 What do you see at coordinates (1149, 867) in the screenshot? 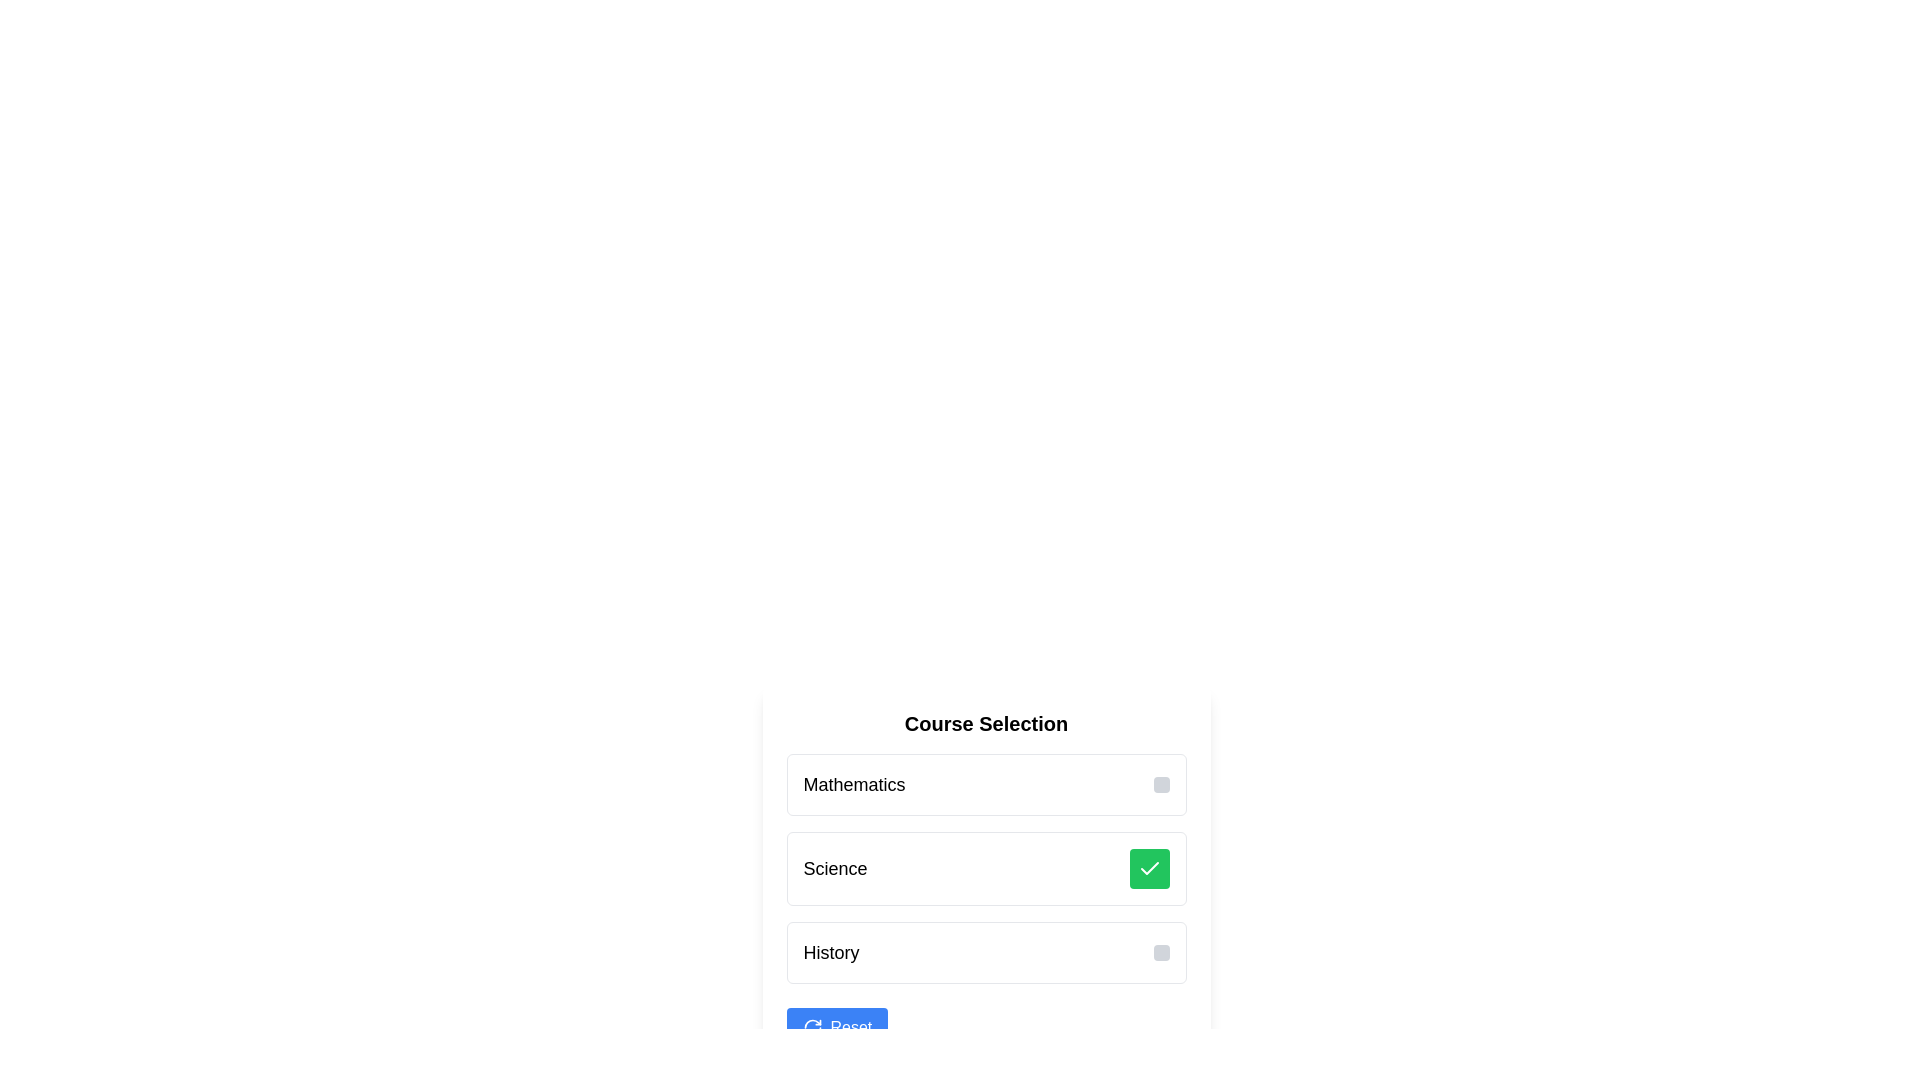
I see `the checkmark icon within the green square next to the 'Science' label` at bounding box center [1149, 867].